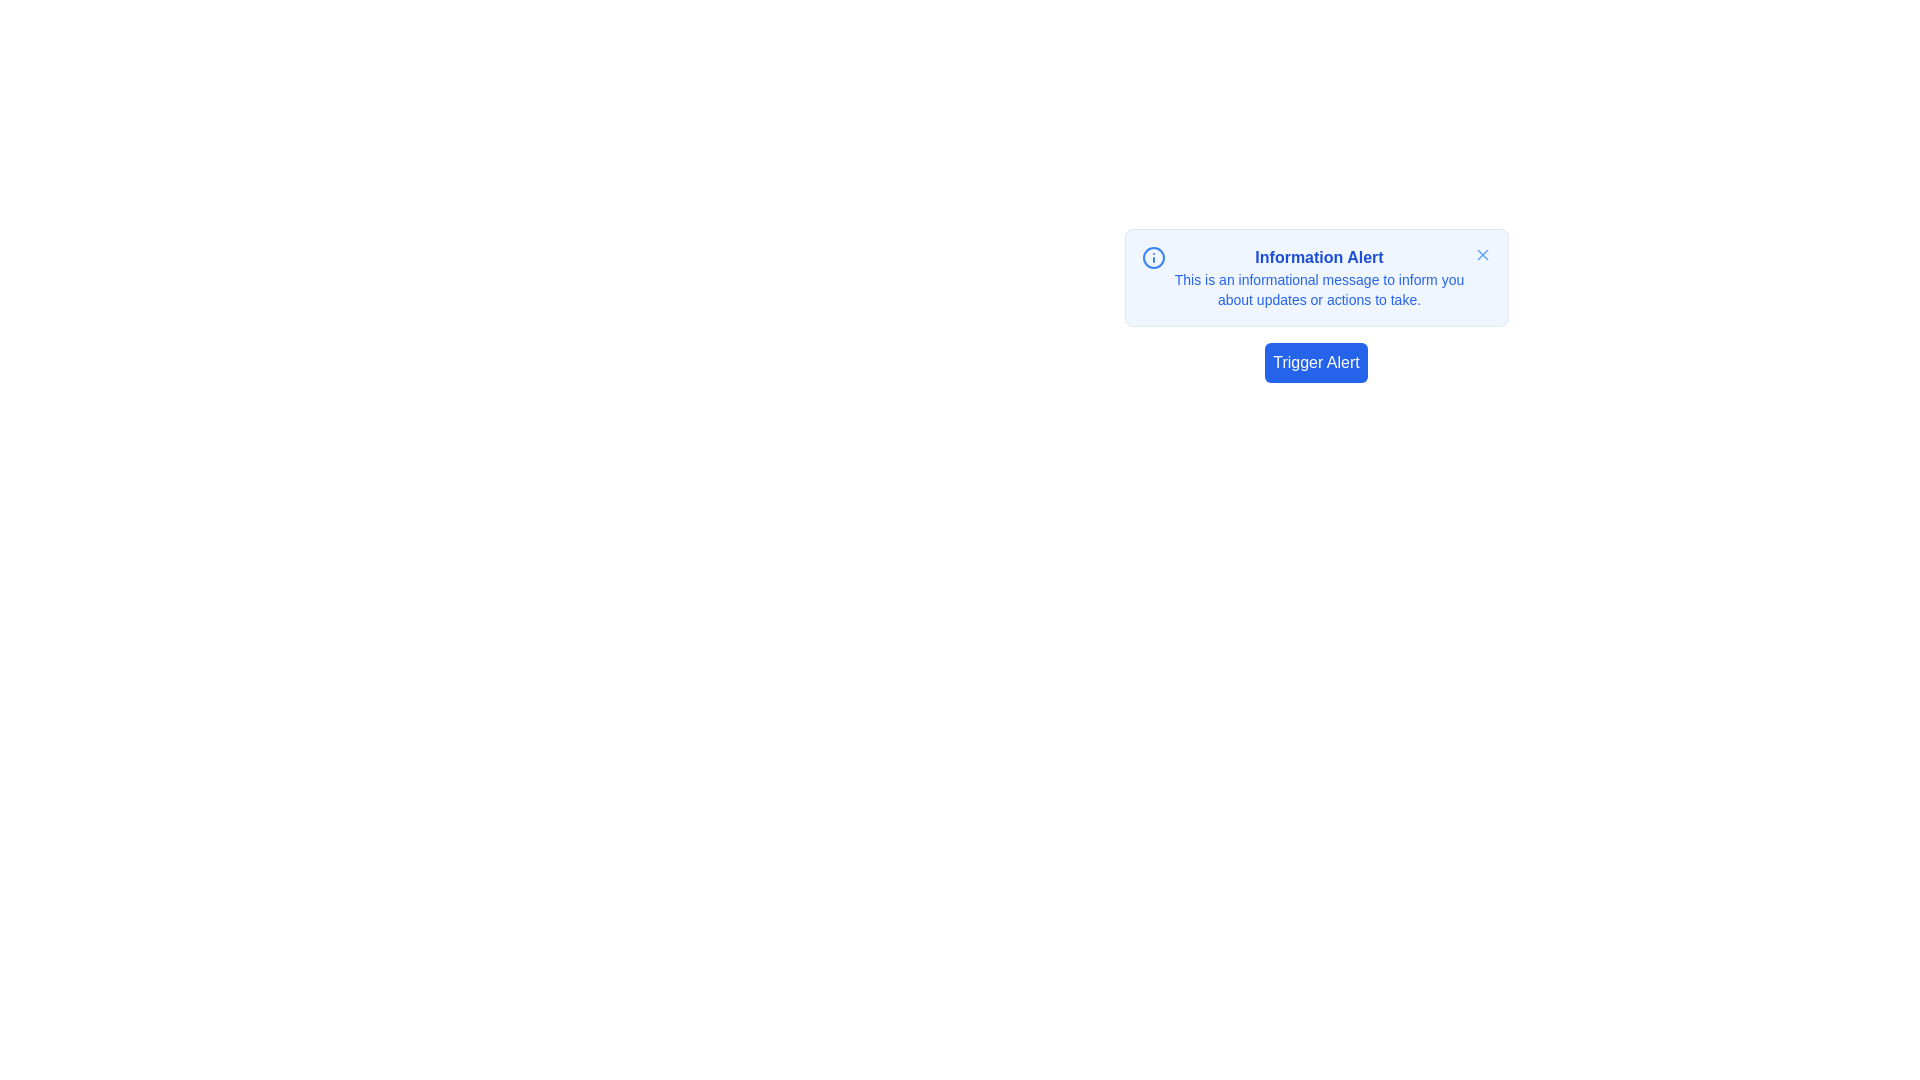 The height and width of the screenshot is (1080, 1920). Describe the element at coordinates (1316, 362) in the screenshot. I see `the button located centrally below the 'Information Alert' panel` at that location.